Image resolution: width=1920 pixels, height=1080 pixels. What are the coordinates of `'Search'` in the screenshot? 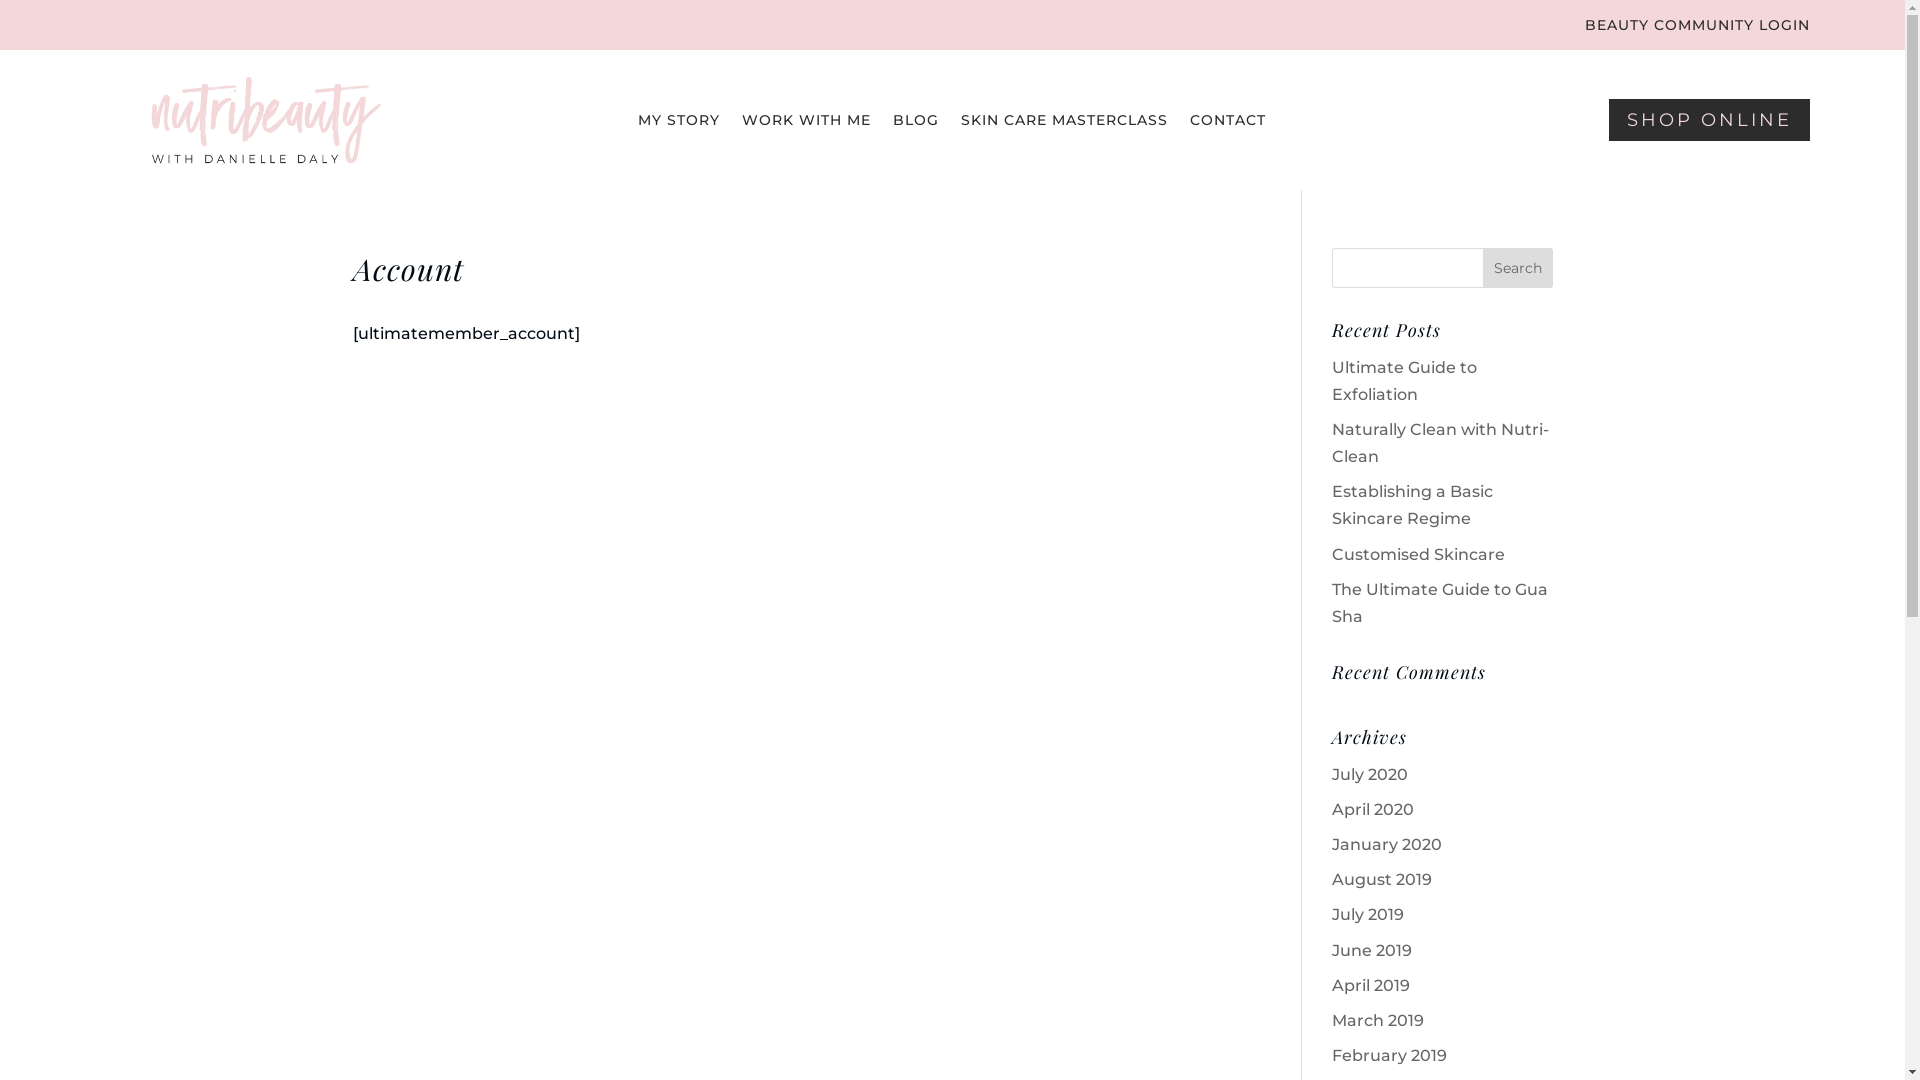 It's located at (1517, 266).